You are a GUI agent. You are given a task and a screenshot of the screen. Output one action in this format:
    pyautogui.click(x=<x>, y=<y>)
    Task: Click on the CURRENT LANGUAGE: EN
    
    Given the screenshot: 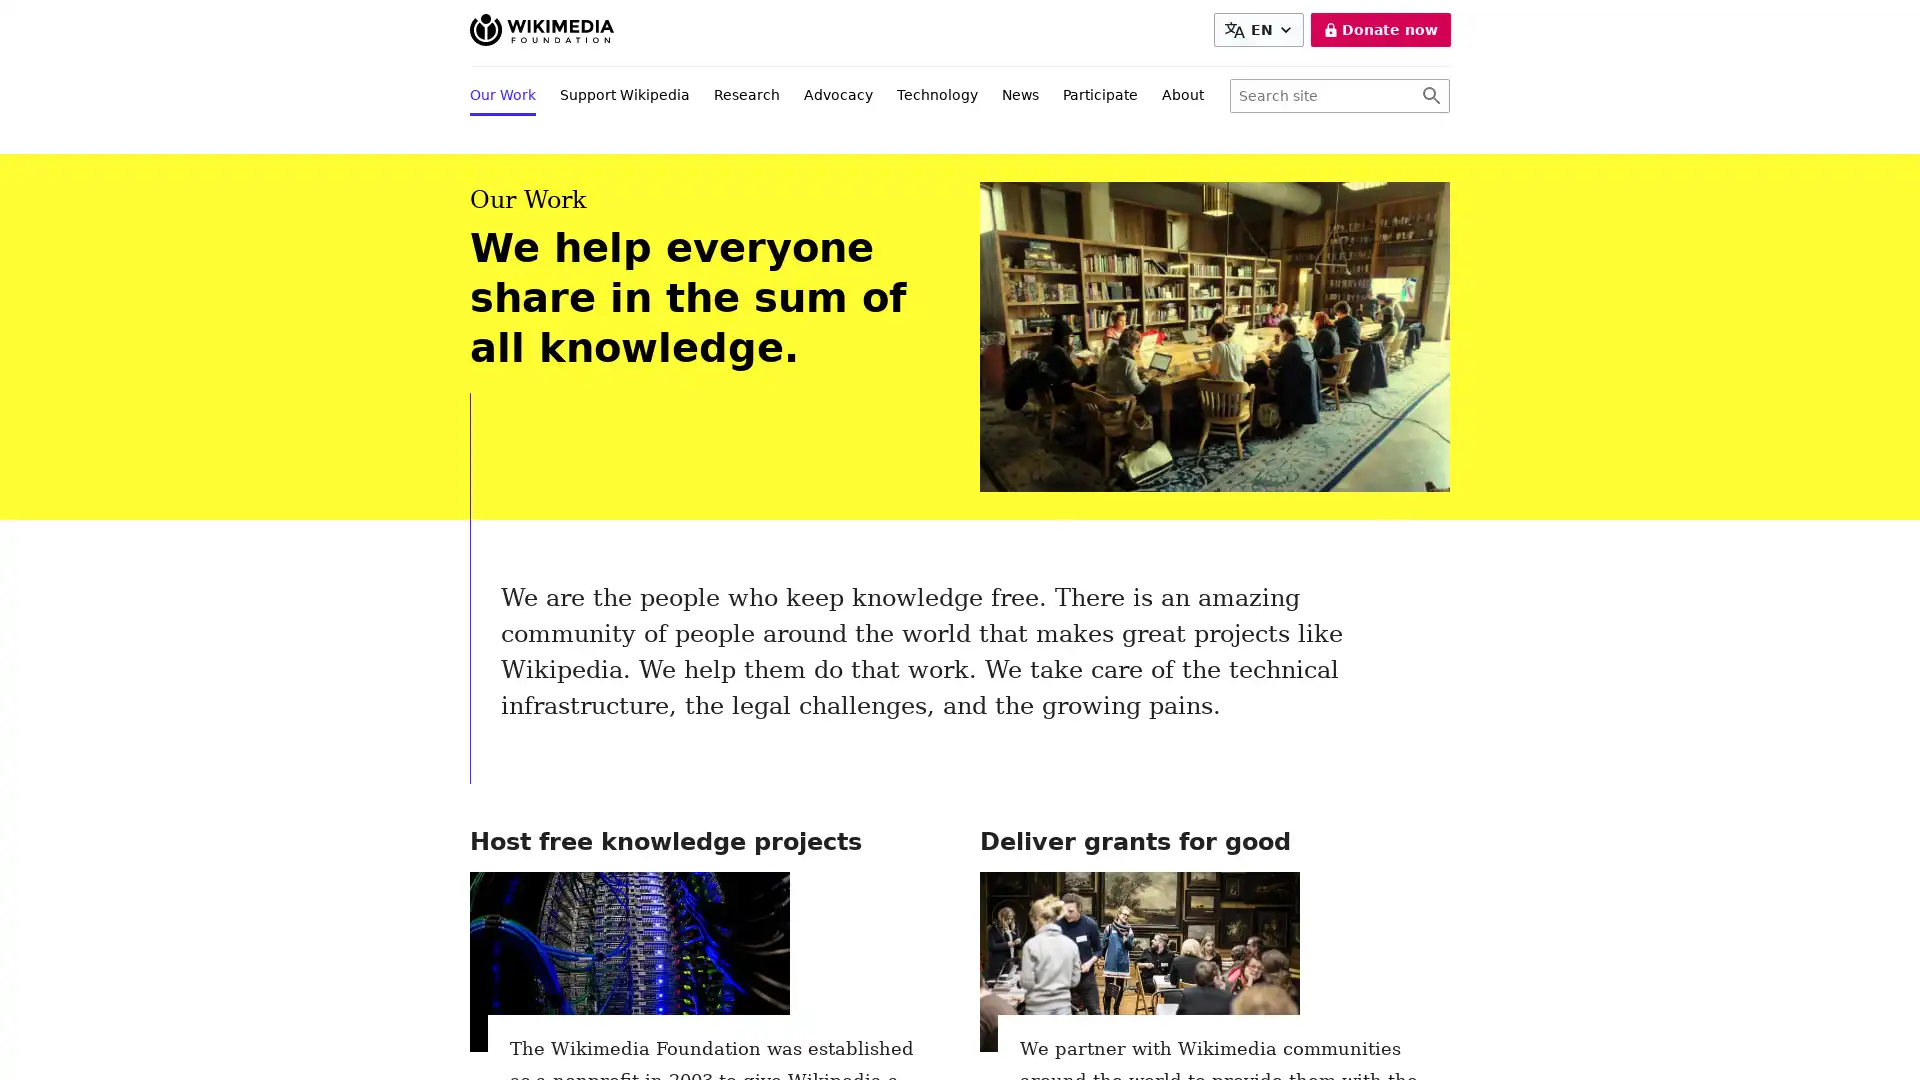 What is the action you would take?
    pyautogui.click(x=1257, y=30)
    